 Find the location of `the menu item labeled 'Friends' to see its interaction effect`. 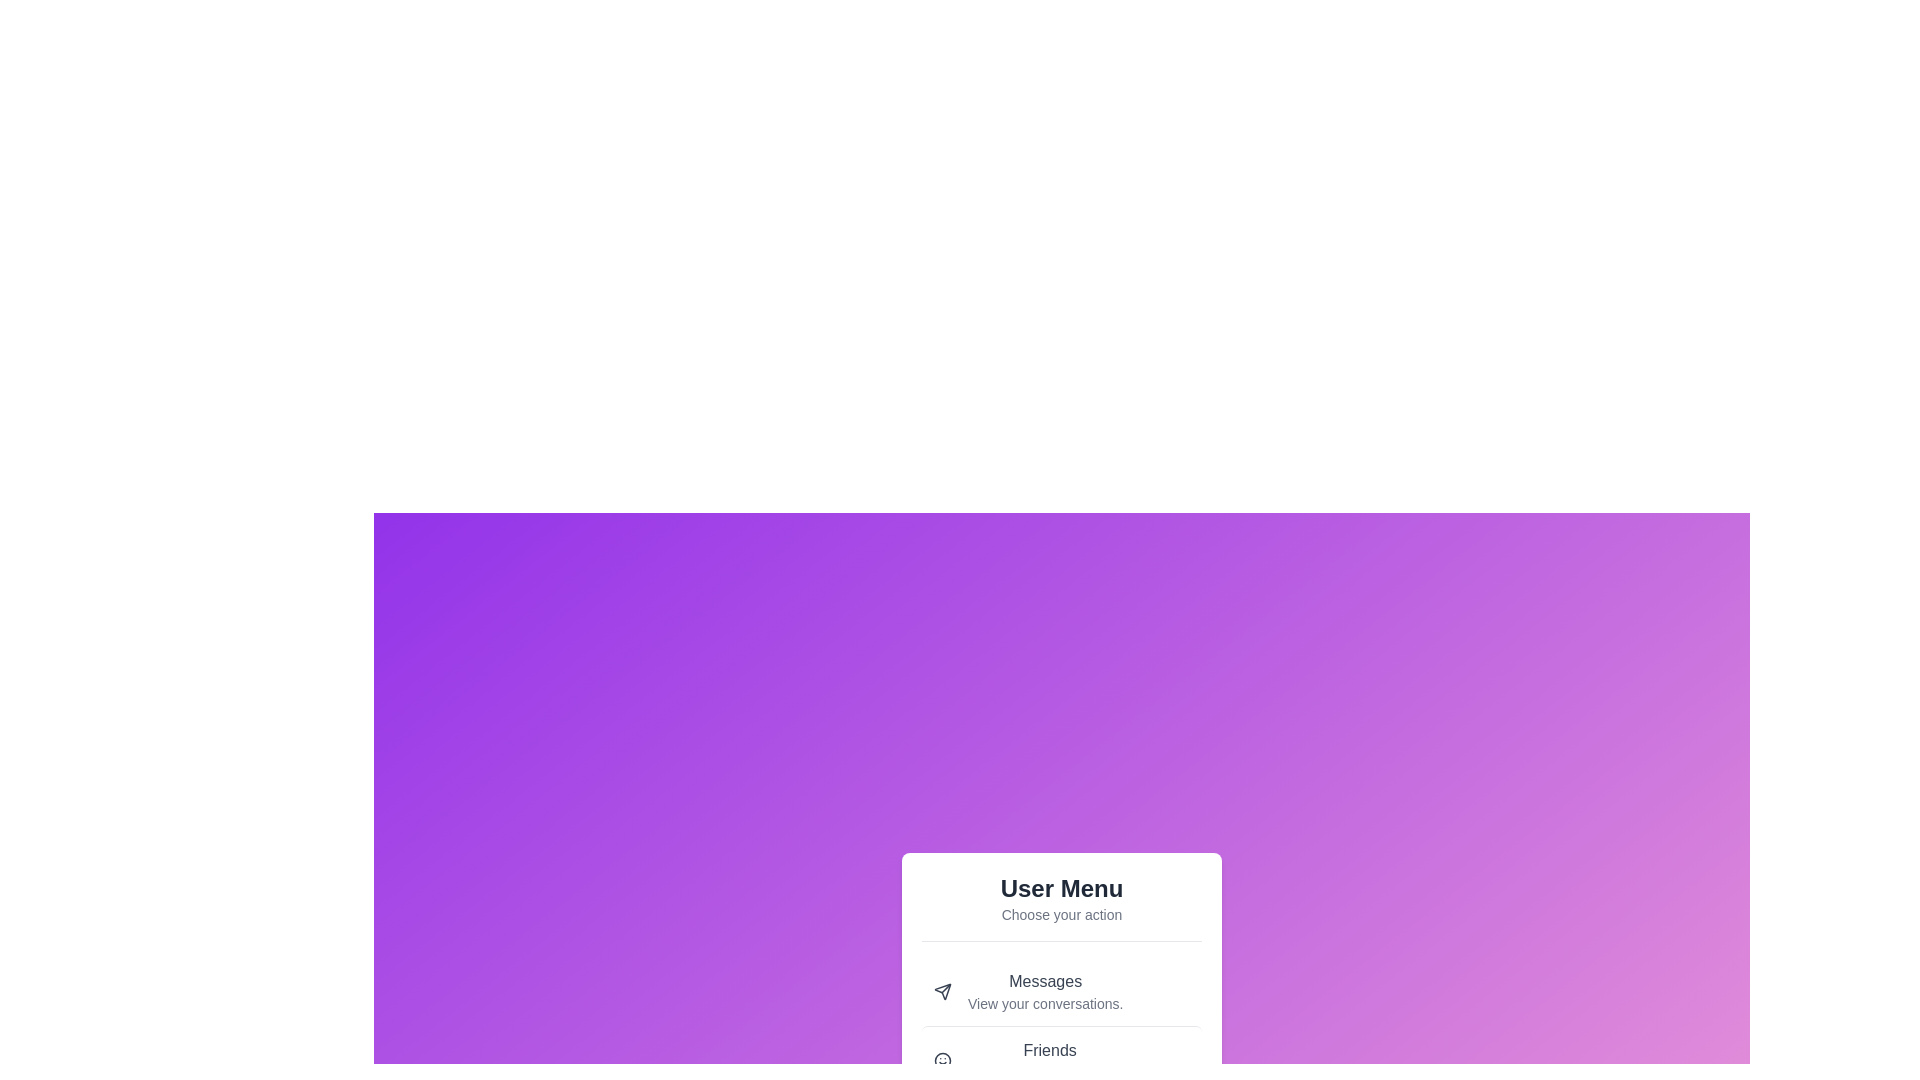

the menu item labeled 'Friends' to see its interaction effect is located at coordinates (1060, 1059).